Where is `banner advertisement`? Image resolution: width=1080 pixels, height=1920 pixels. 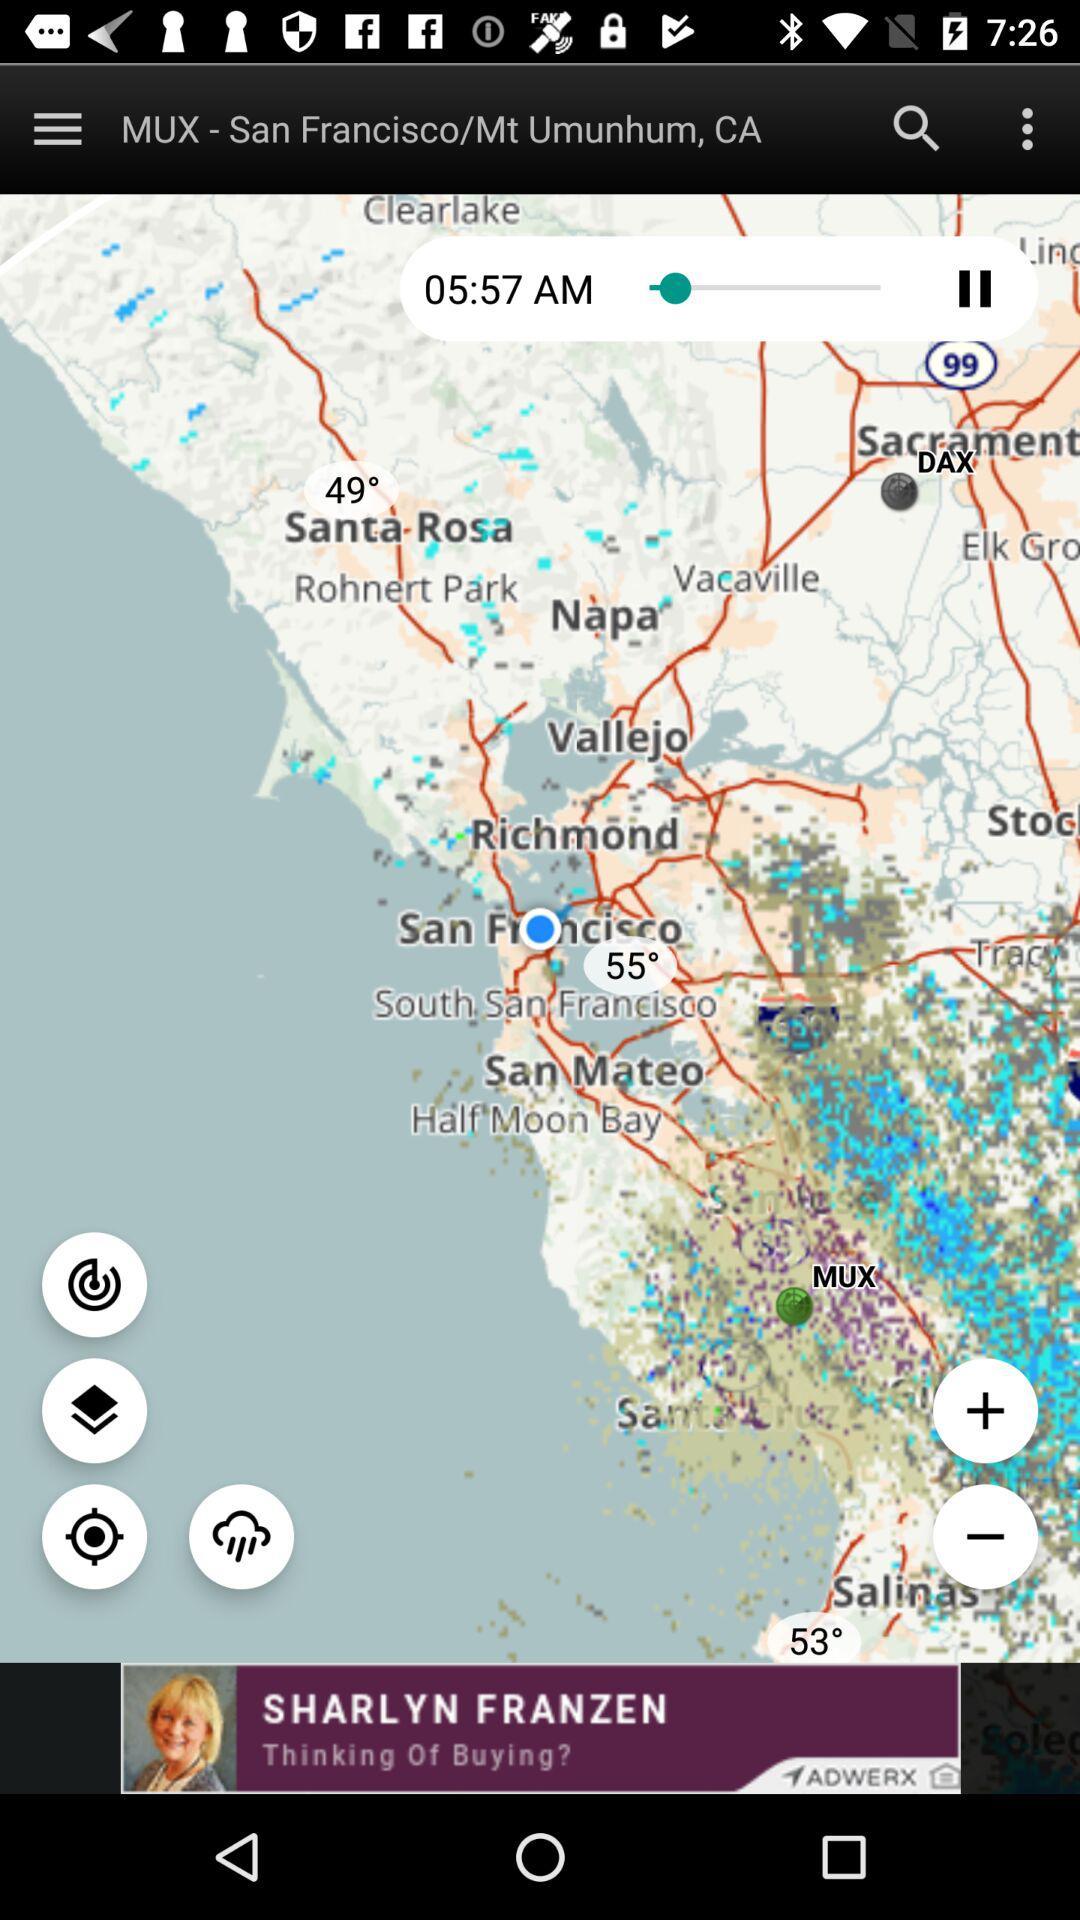
banner advertisement is located at coordinates (540, 1727).